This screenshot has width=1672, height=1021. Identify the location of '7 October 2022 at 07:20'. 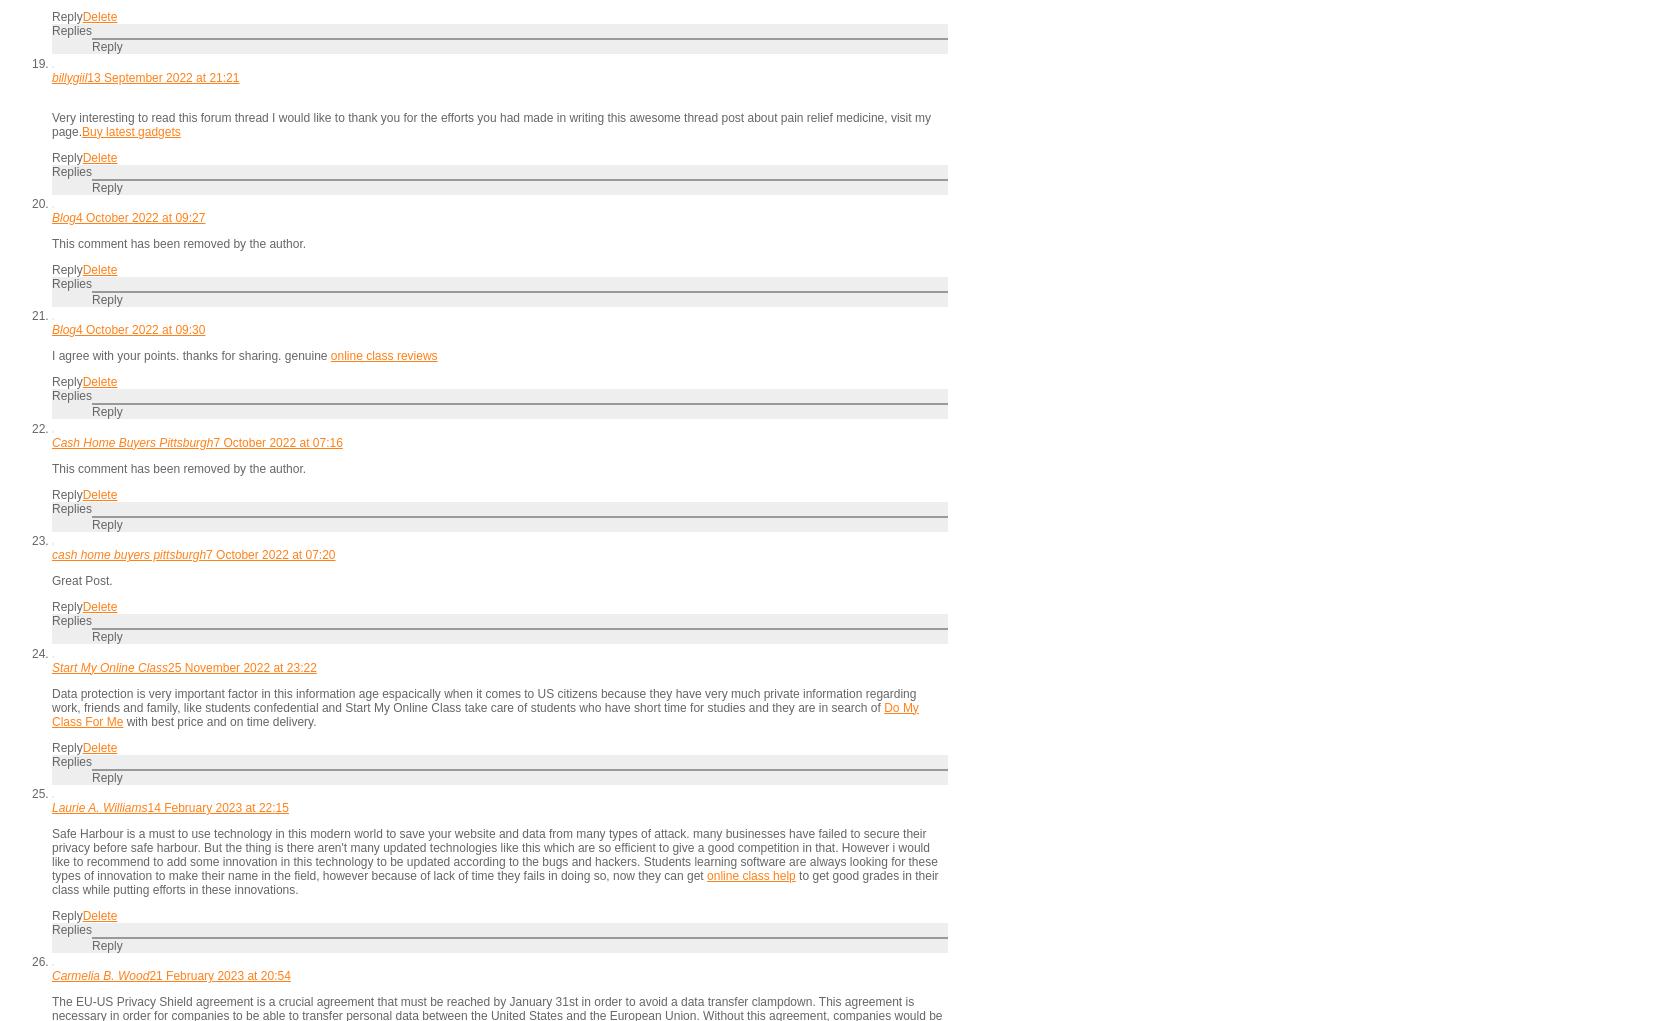
(204, 554).